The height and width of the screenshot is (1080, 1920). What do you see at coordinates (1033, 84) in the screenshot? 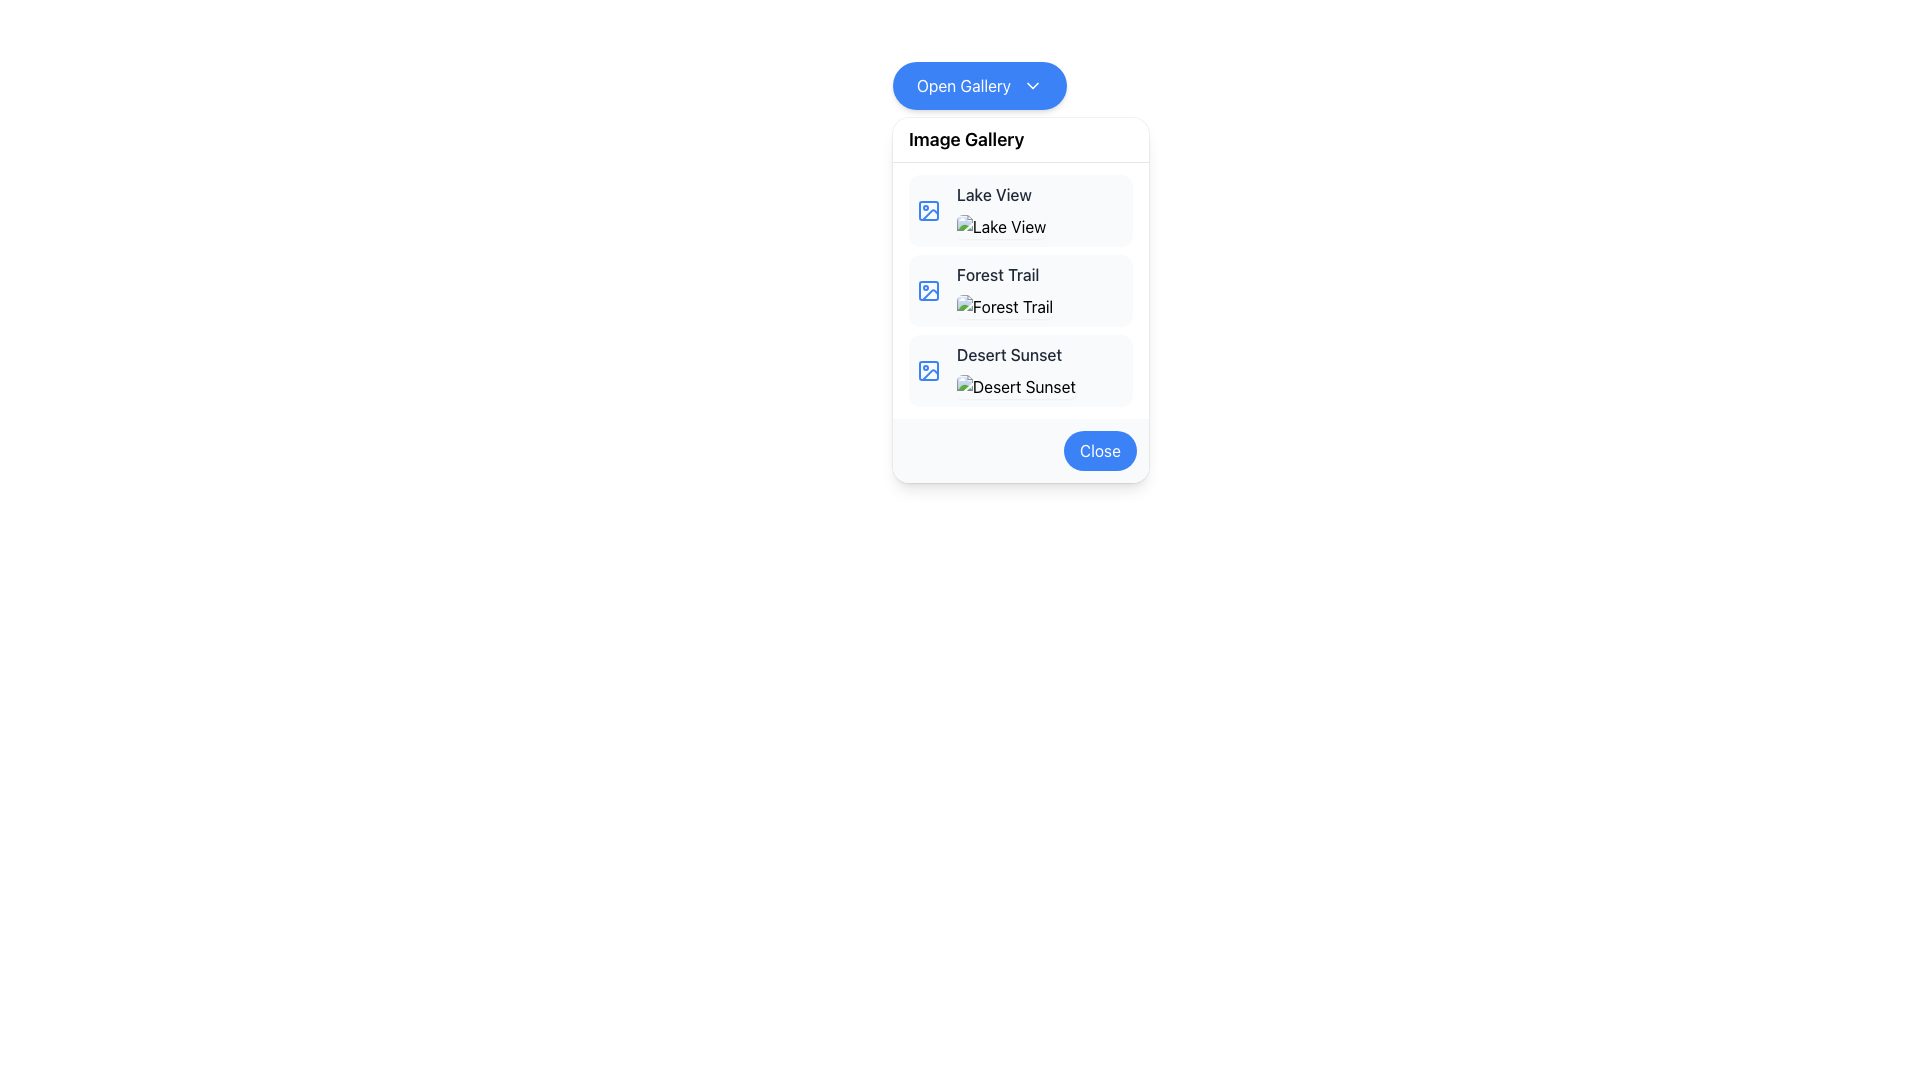
I see `the chevron-down icon located at the end of the 'Open Gallery' button` at bounding box center [1033, 84].